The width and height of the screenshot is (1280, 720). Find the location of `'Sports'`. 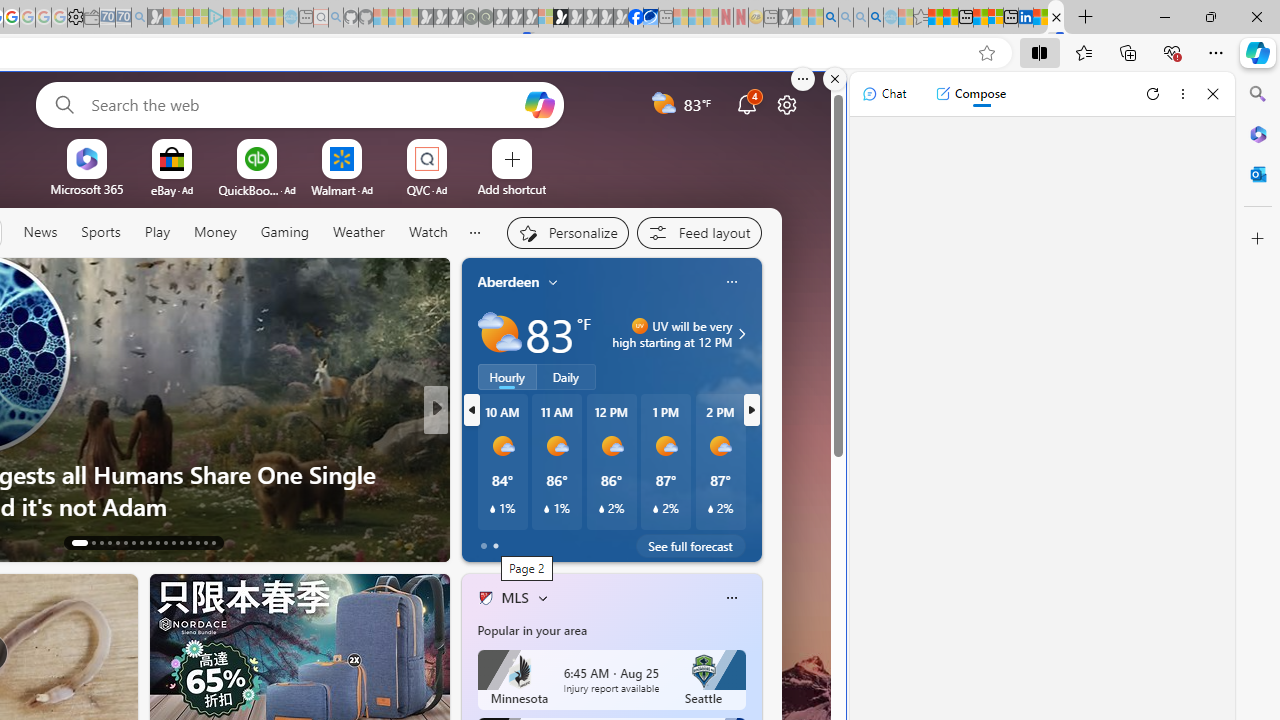

'Sports' is located at coordinates (100, 231).